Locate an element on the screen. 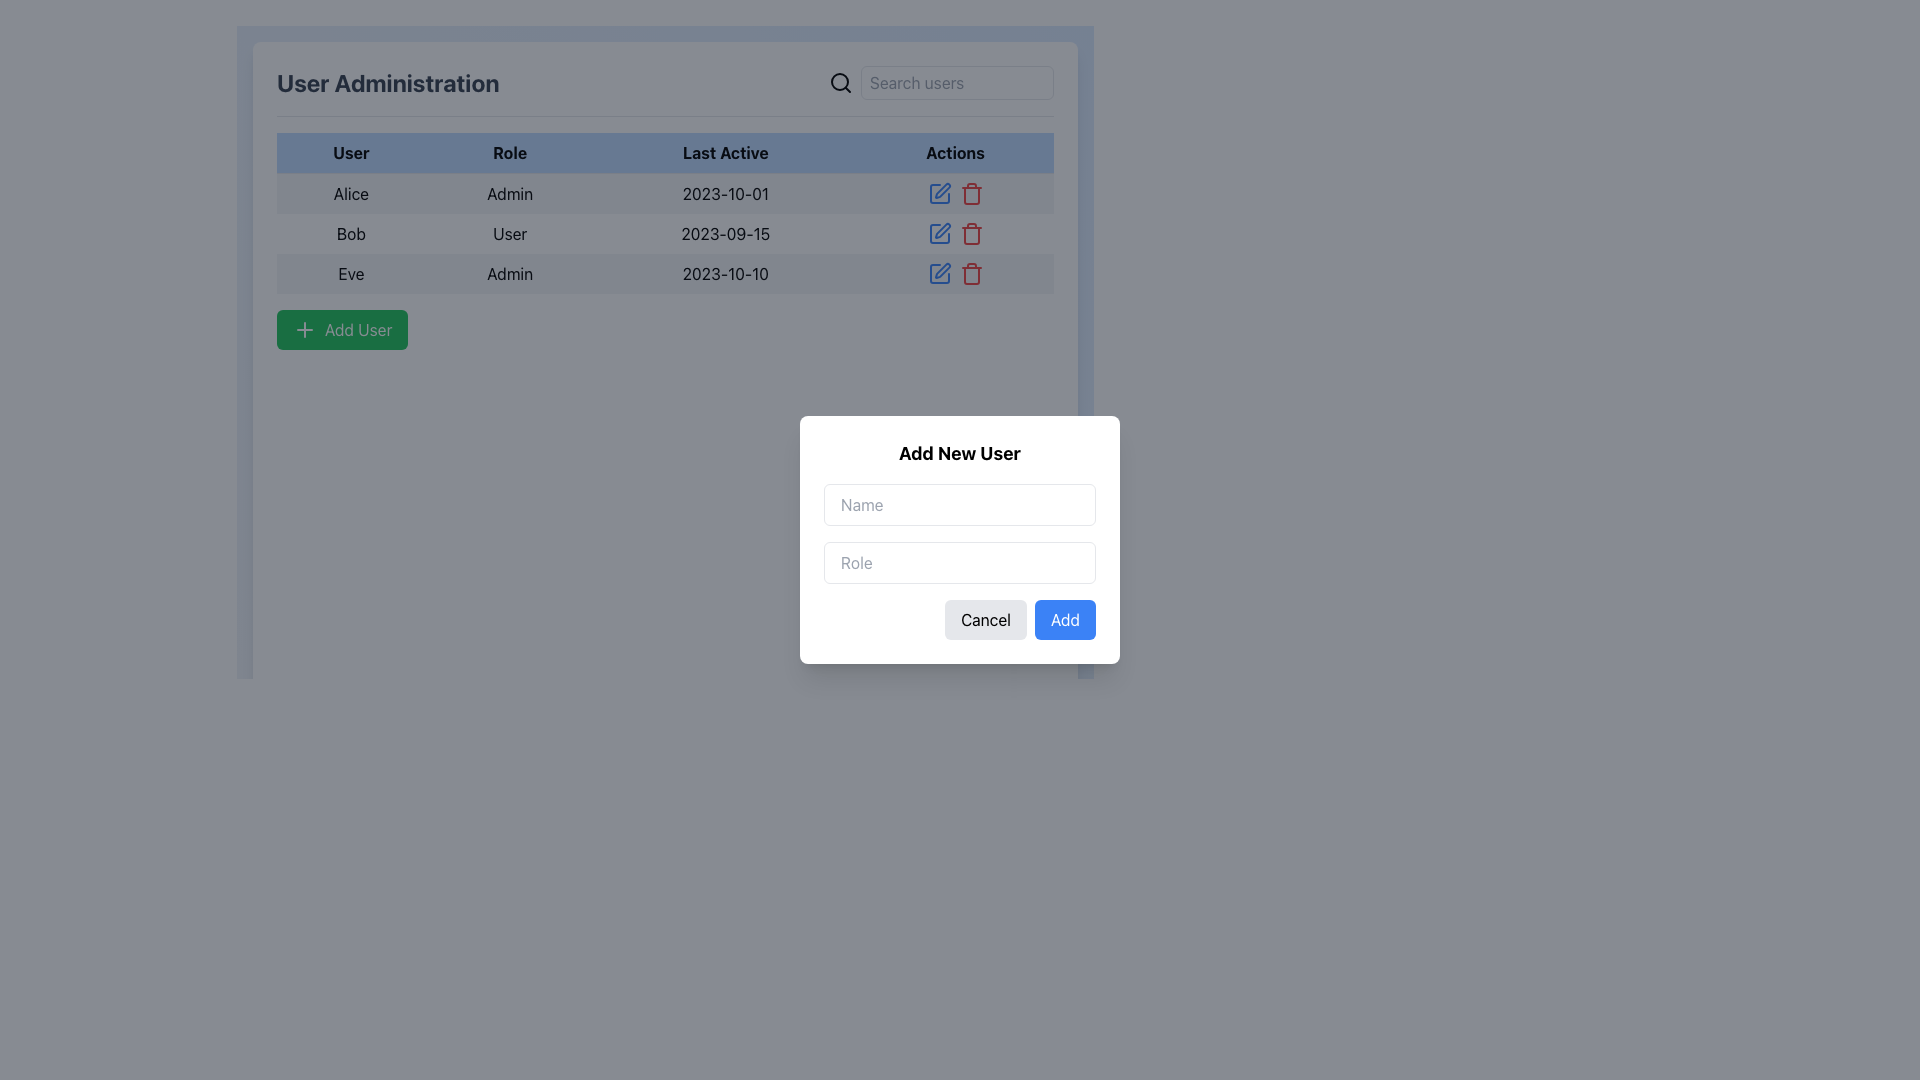 The image size is (1920, 1080). the Data cell displaying the last active date ('2023-09-15') for user 'Bob' in the 'User Administration' table is located at coordinates (665, 232).